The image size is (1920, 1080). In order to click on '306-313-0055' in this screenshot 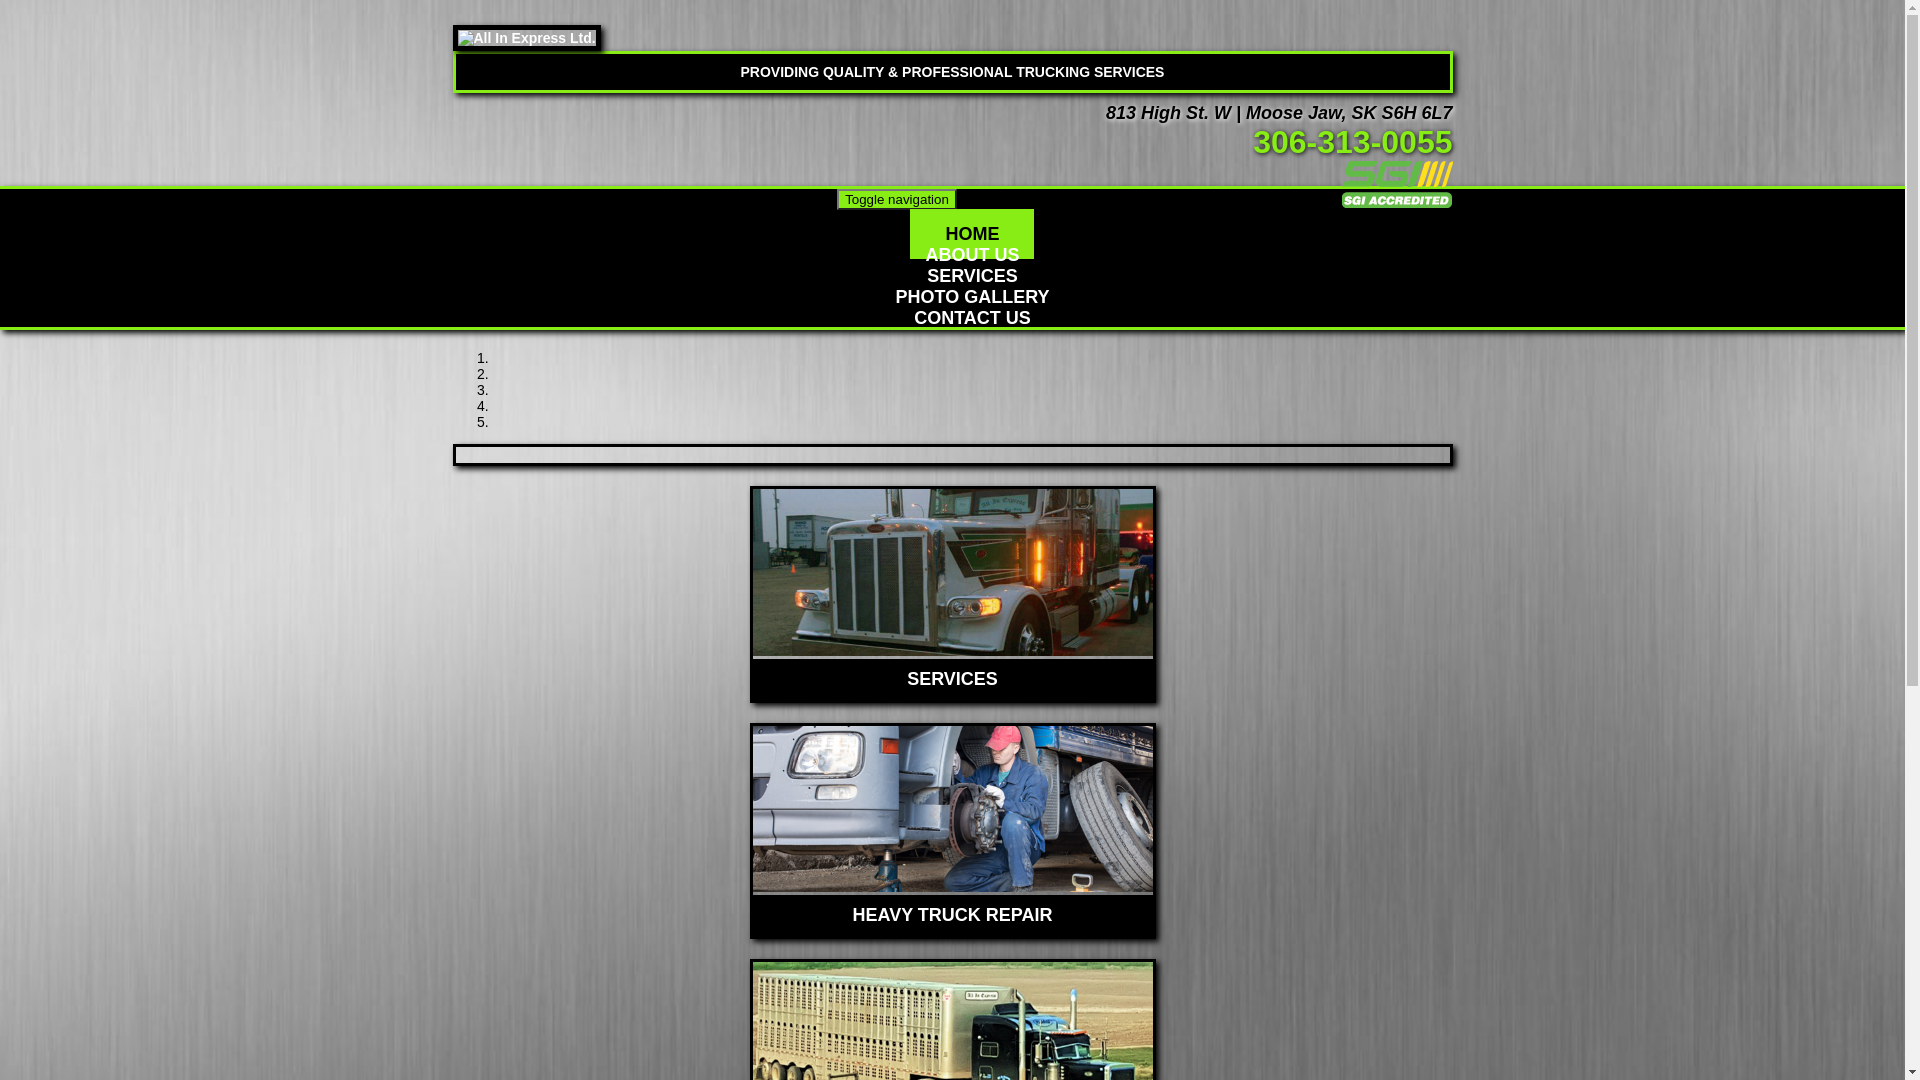, I will do `click(1352, 141)`.